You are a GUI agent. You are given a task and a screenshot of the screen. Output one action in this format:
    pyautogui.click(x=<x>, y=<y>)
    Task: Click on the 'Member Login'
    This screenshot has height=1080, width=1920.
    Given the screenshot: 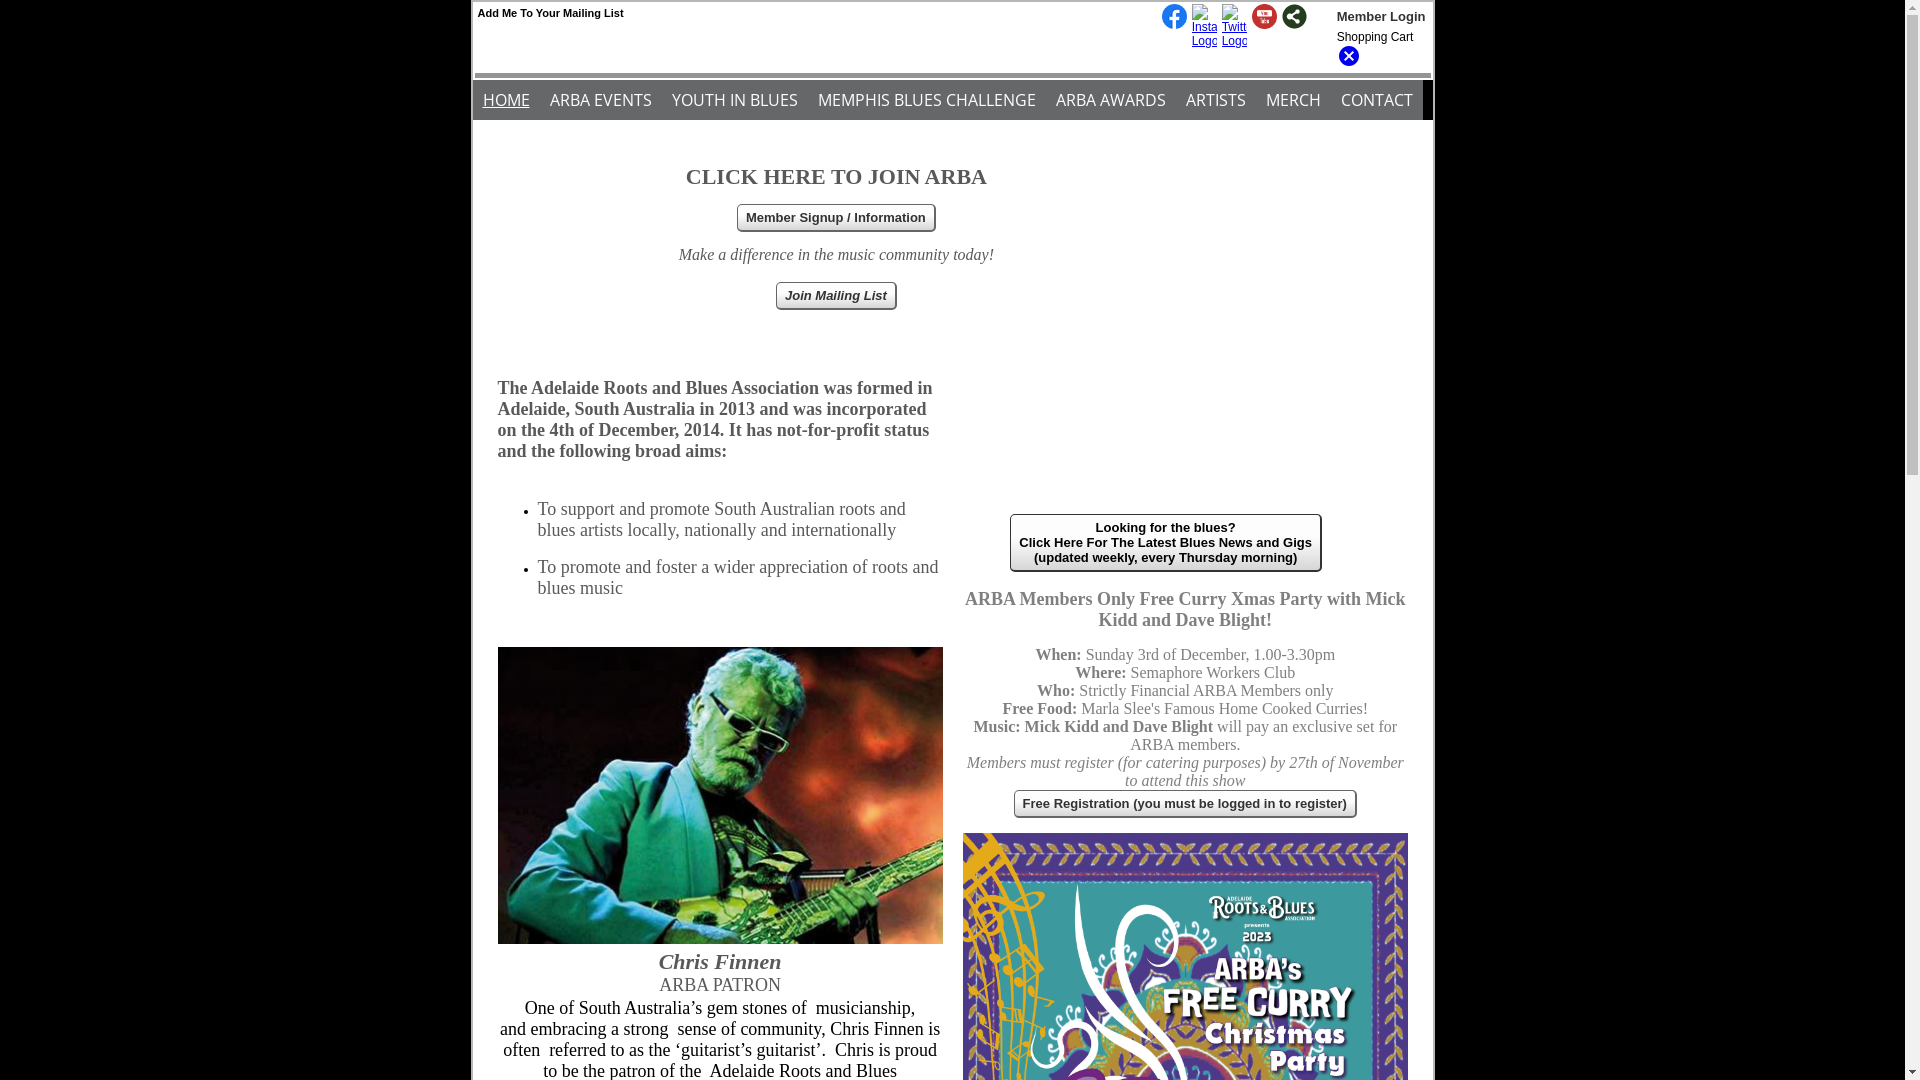 What is the action you would take?
    pyautogui.click(x=1380, y=16)
    